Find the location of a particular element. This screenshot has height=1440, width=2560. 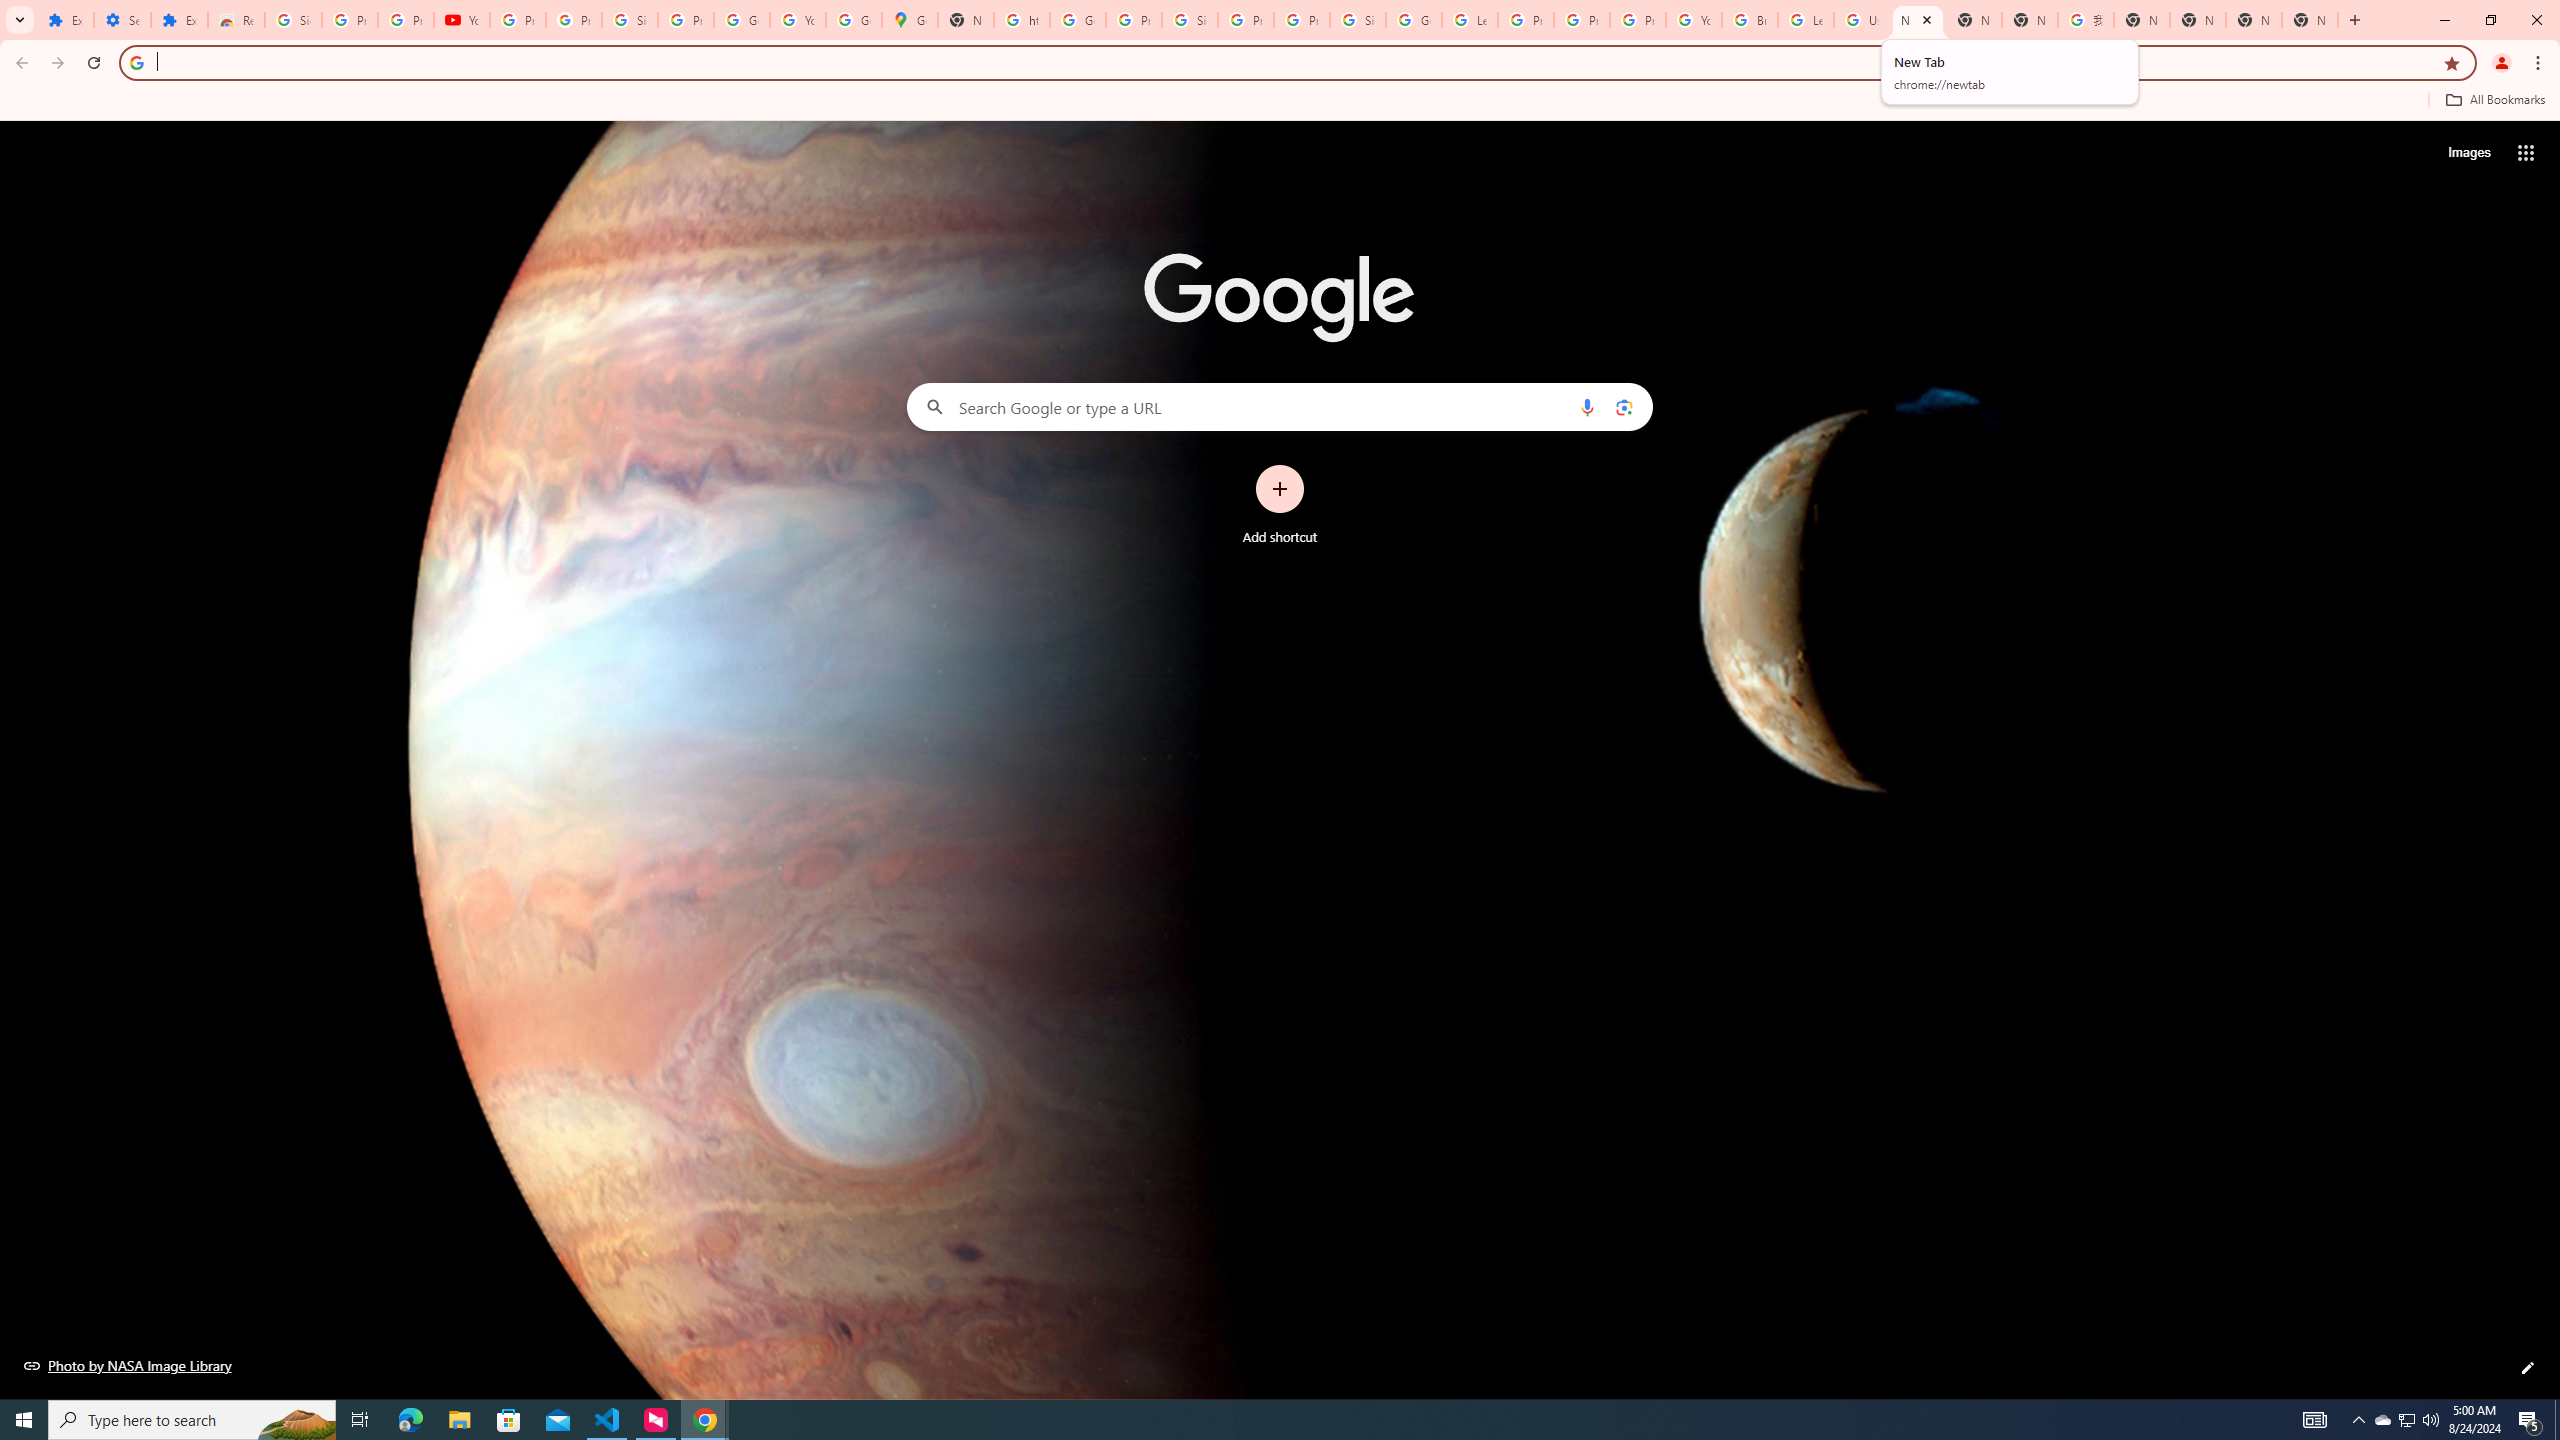

'Search Google or type a URL' is located at coordinates (1280, 405).